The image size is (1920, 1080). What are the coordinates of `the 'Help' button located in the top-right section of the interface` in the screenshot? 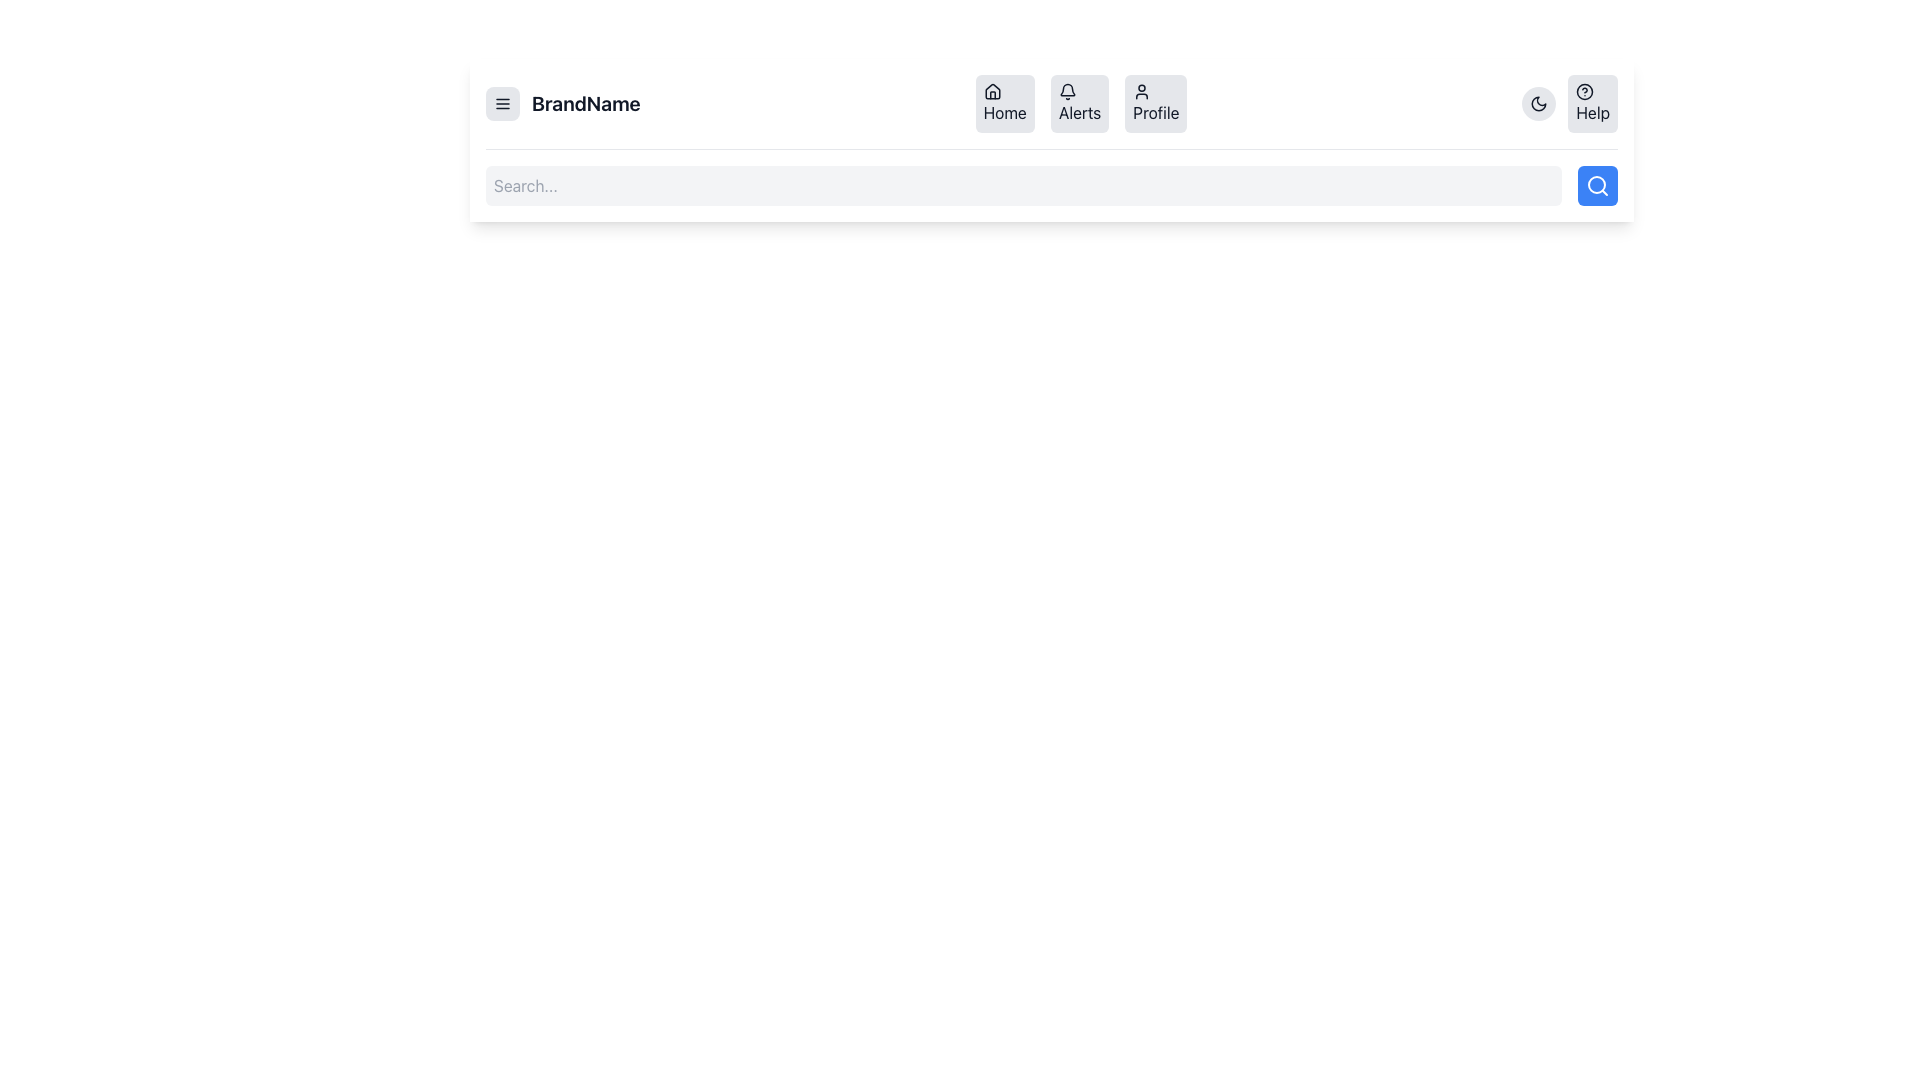 It's located at (1568, 104).